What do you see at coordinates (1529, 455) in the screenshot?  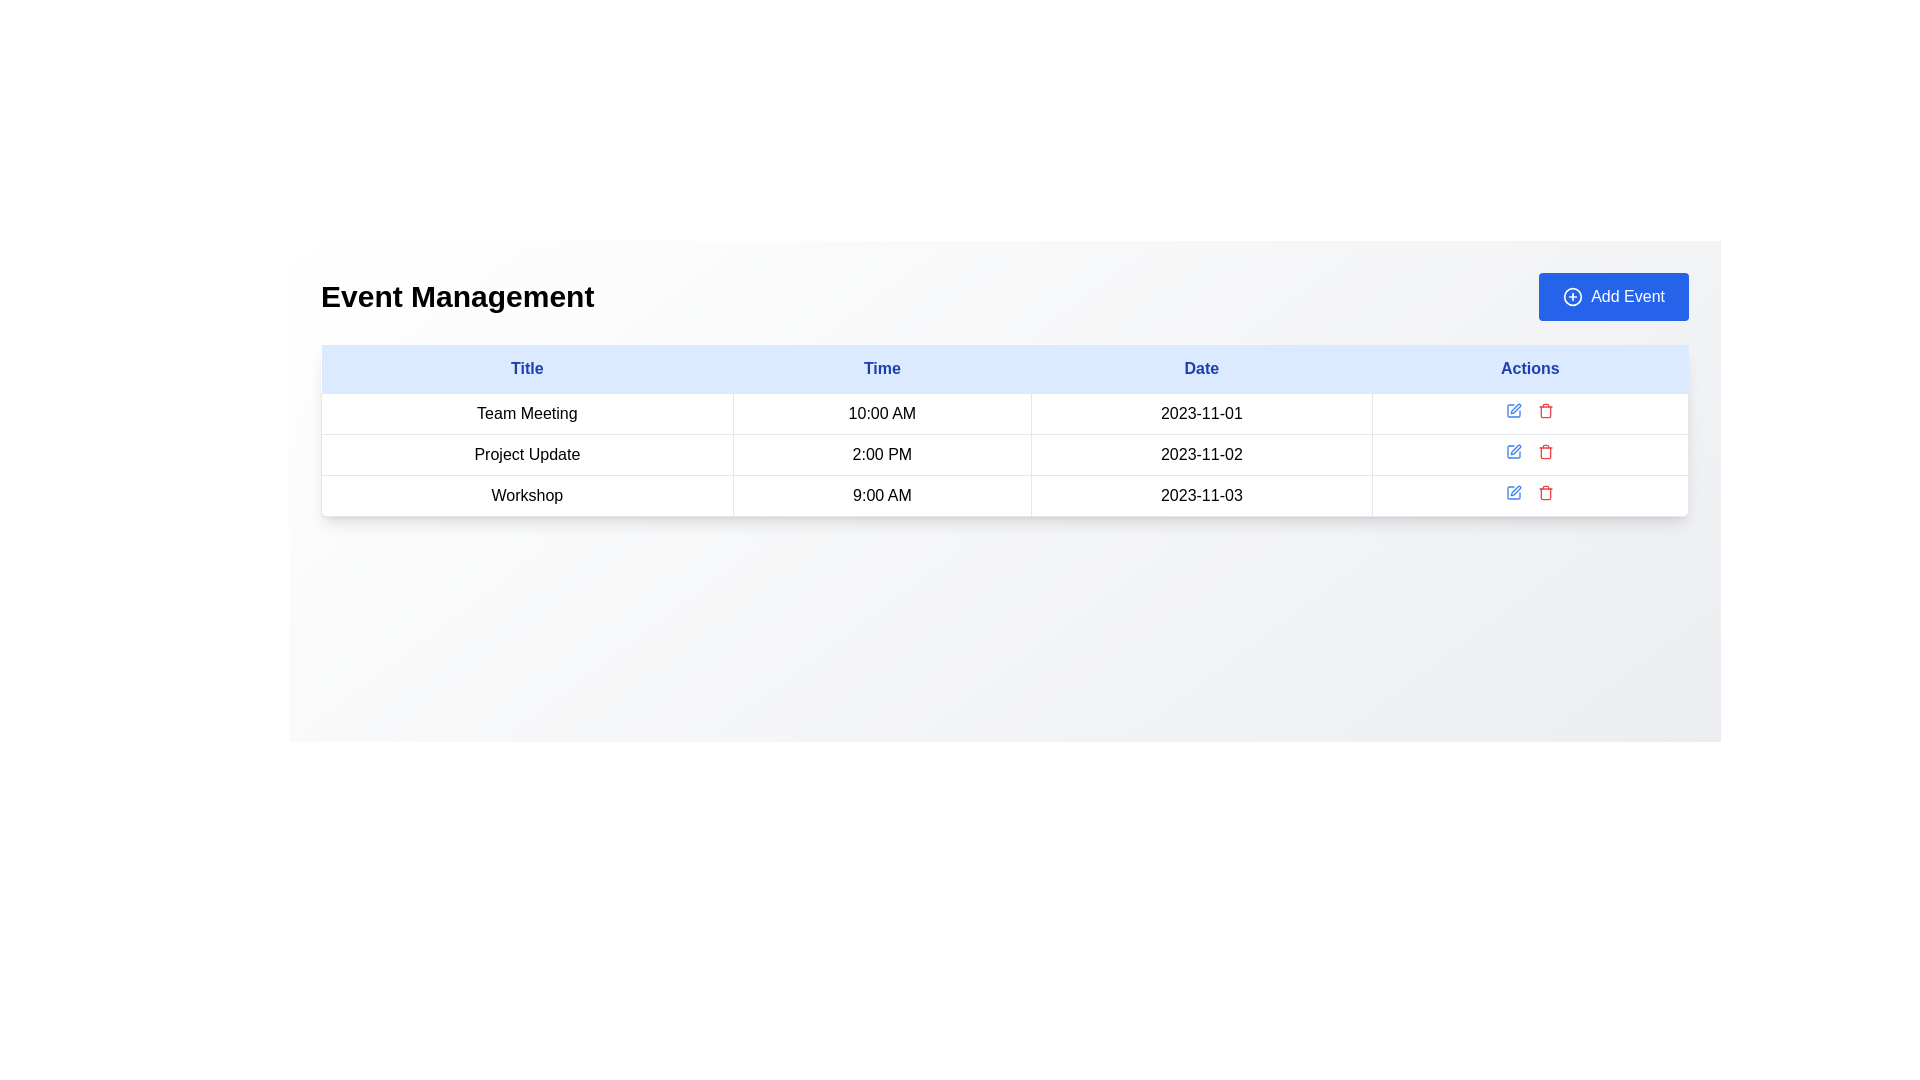 I see `the red trash icon located in the fourth cell of the second row in the 'Event Management' table` at bounding box center [1529, 455].